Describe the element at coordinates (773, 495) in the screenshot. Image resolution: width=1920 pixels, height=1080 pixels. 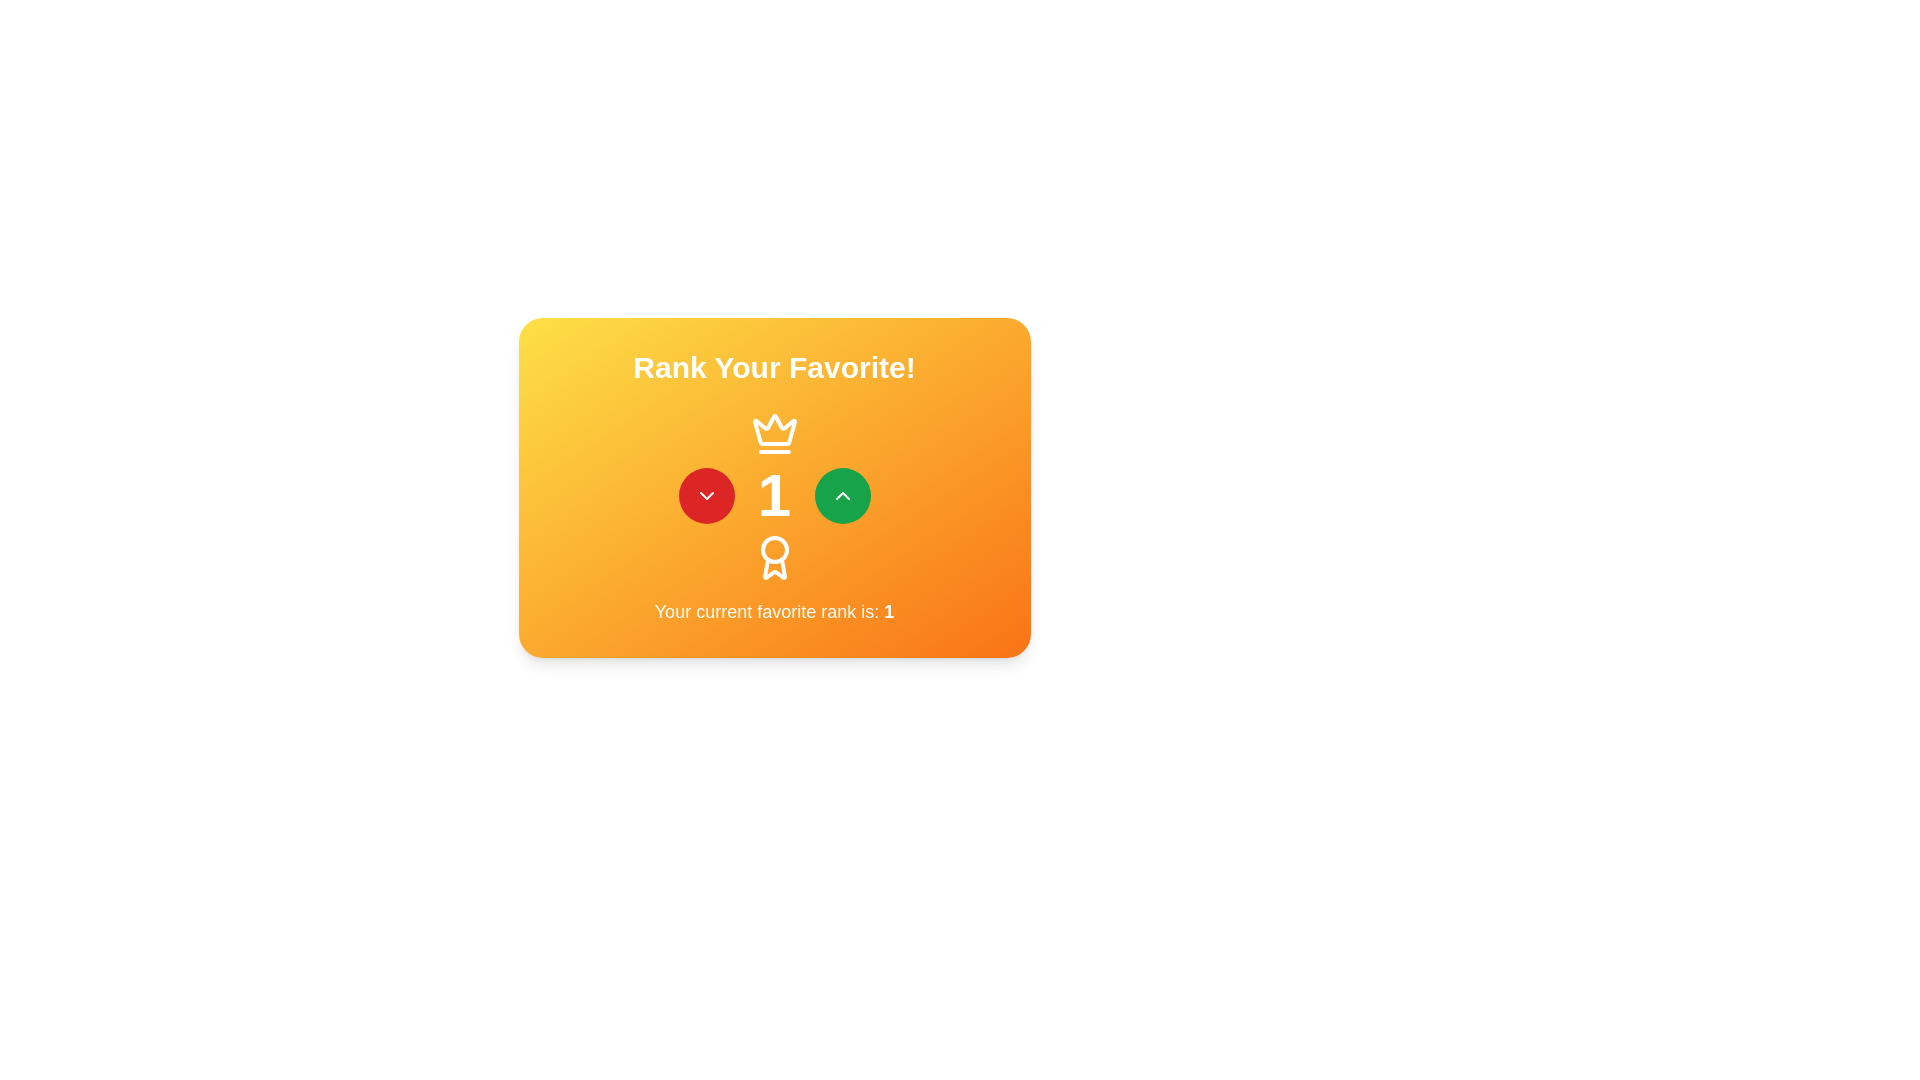
I see `the Text Label that displays the current rank or score, which is positioned centrally beneath a crown icon and above a medal icon` at that location.